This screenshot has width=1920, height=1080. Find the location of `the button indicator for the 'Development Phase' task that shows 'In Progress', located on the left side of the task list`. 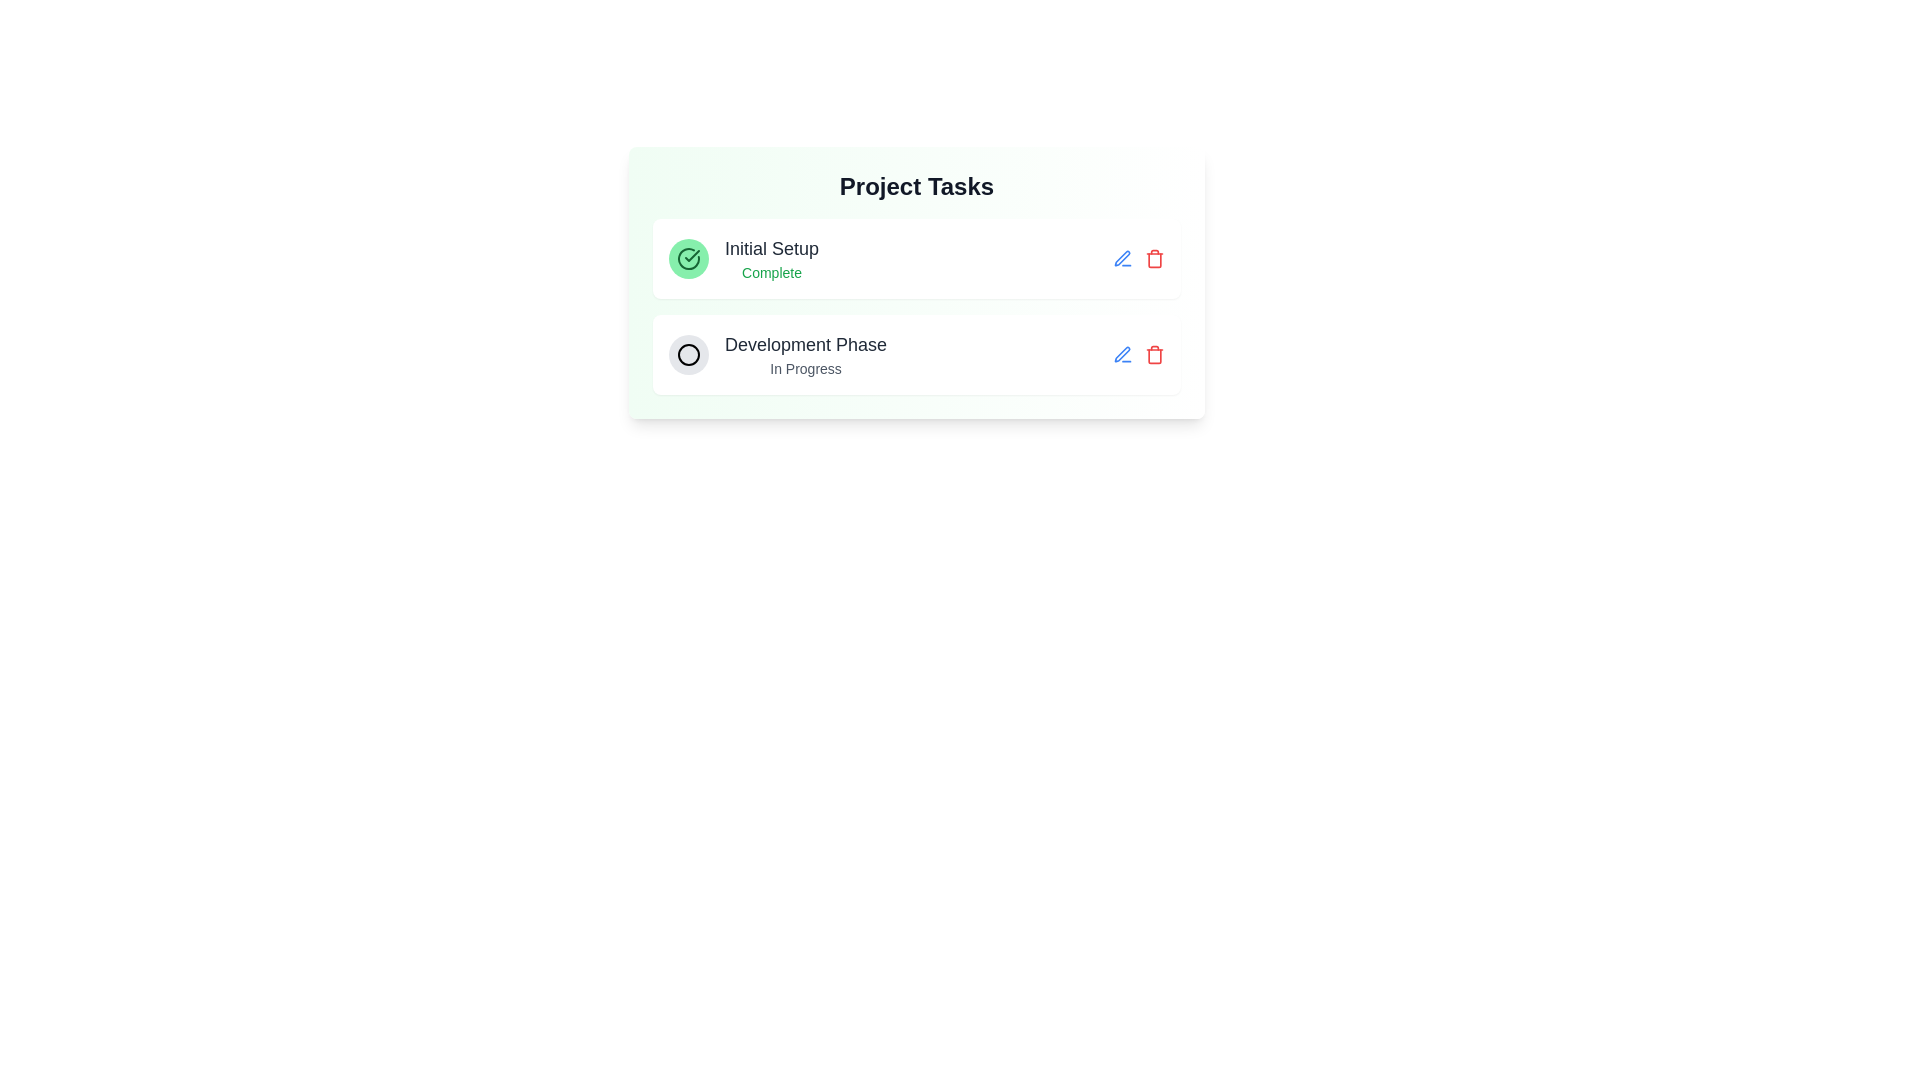

the button indicator for the 'Development Phase' task that shows 'In Progress', located on the left side of the task list is located at coordinates (689, 353).